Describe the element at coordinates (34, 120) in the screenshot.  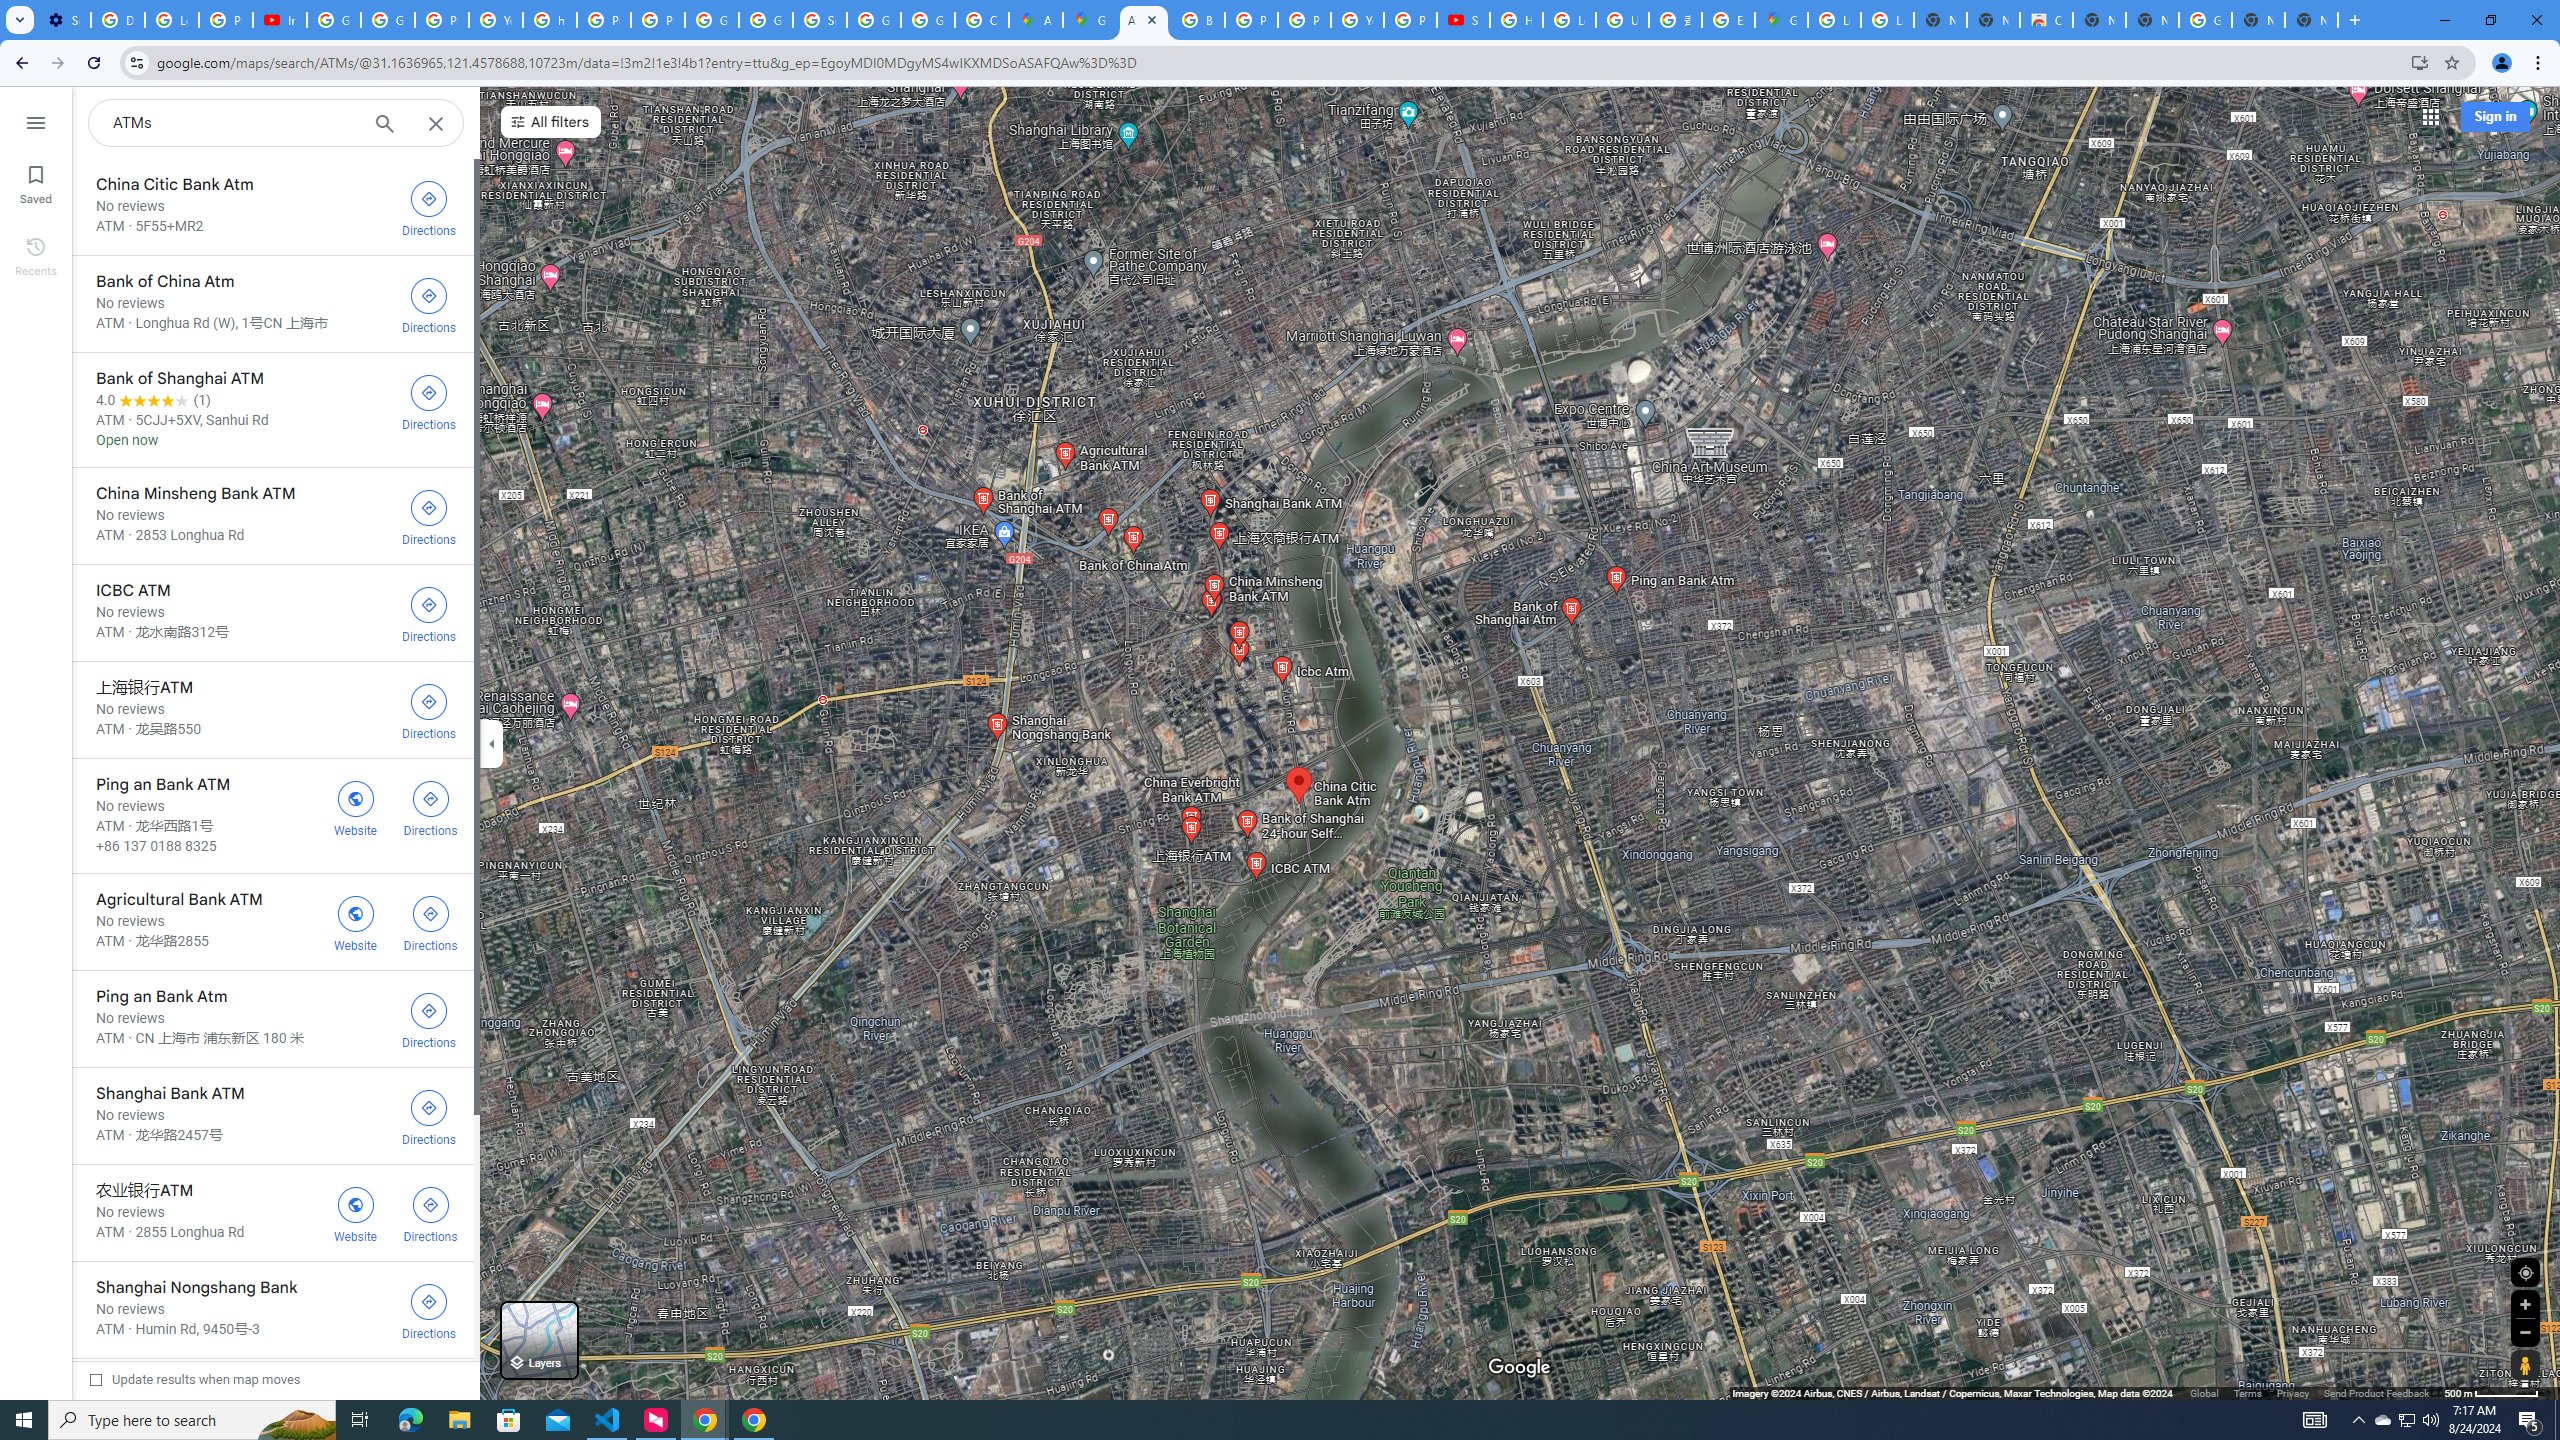
I see `'Menu'` at that location.